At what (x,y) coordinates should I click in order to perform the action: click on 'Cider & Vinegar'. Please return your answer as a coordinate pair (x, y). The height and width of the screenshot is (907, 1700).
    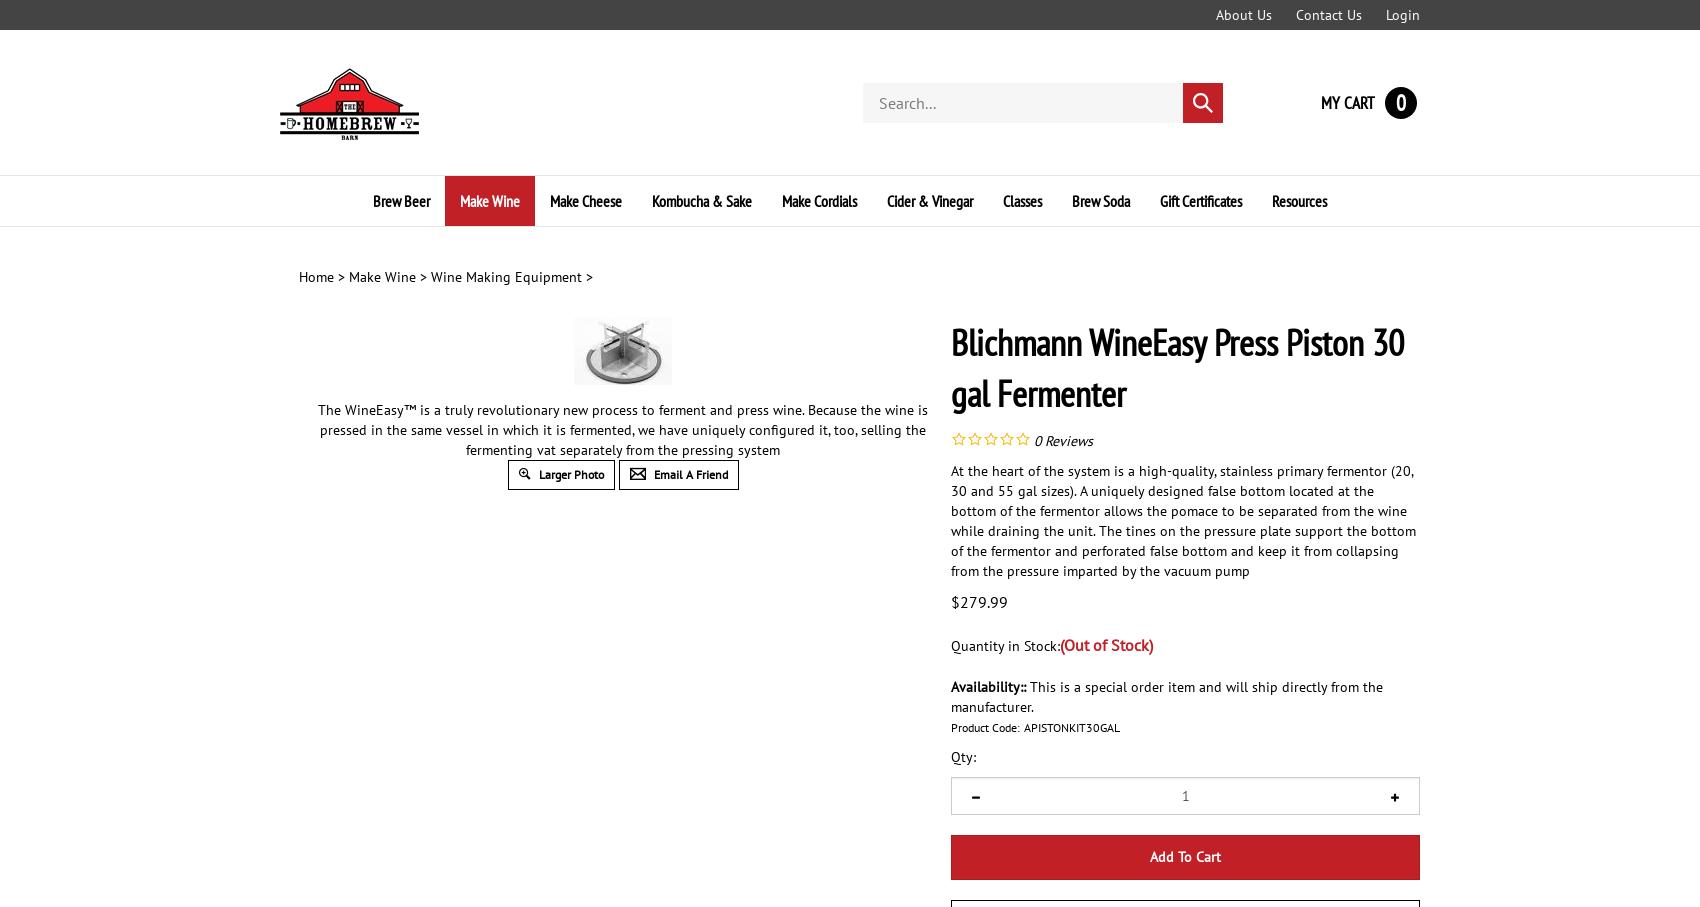
    Looking at the image, I should click on (930, 199).